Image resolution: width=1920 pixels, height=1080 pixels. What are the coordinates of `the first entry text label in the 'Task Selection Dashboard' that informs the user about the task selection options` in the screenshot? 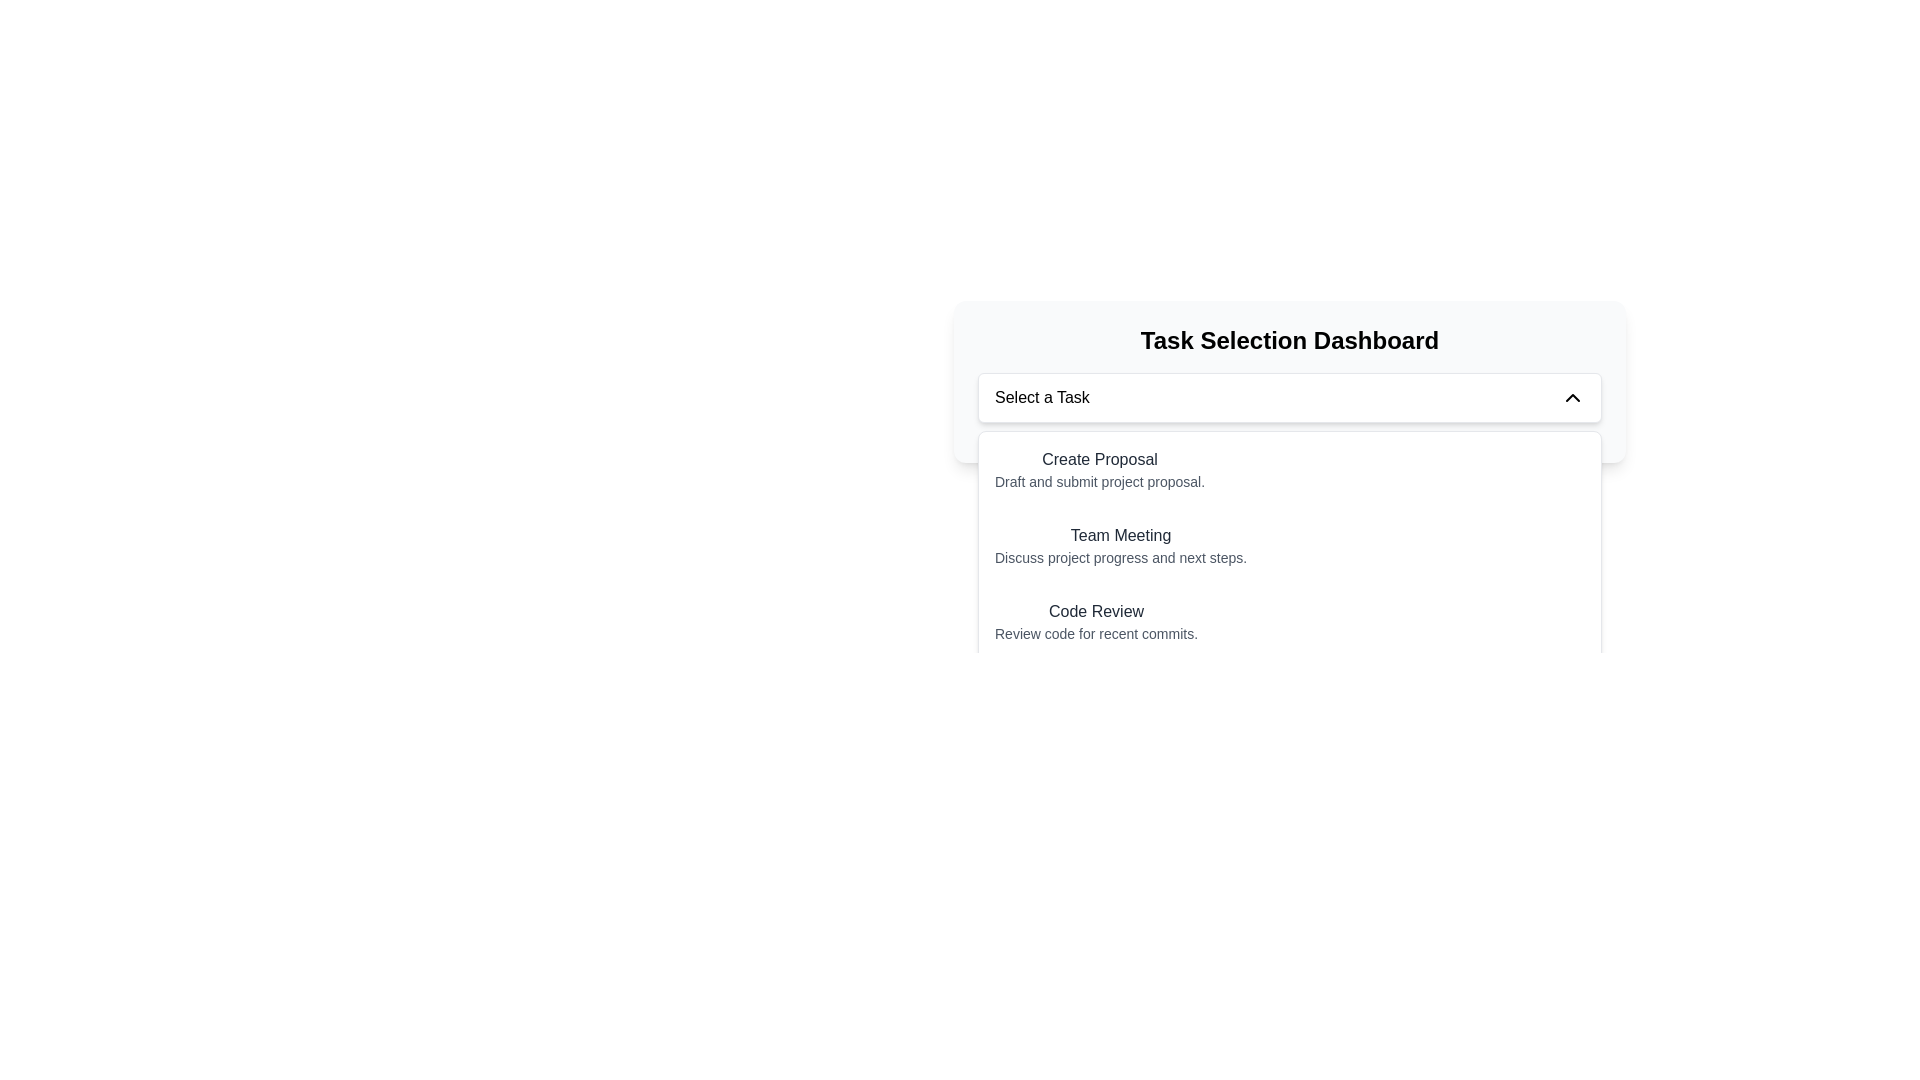 It's located at (1098, 459).